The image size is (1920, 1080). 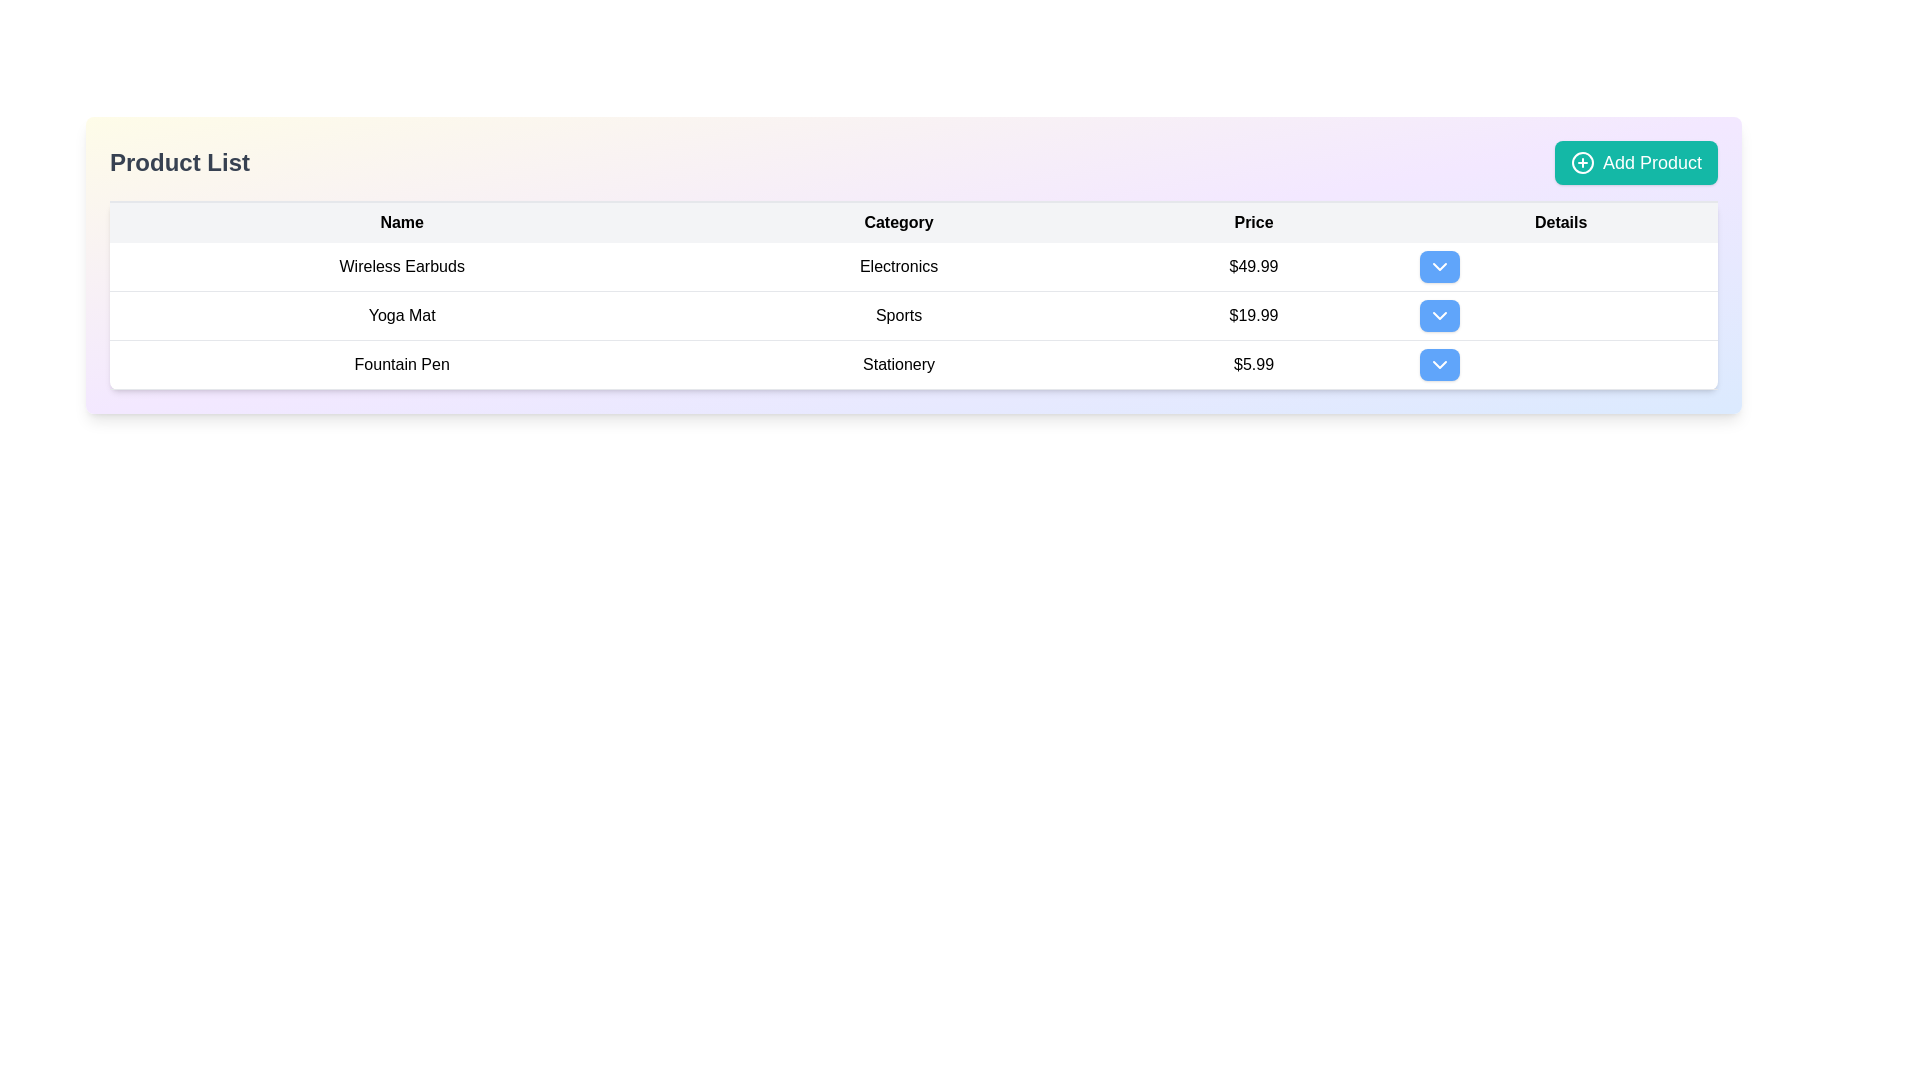 What do you see at coordinates (898, 222) in the screenshot?
I see `the second column header of the table, which indicates the categories of products, located between the 'Name' and 'Price' headers` at bounding box center [898, 222].